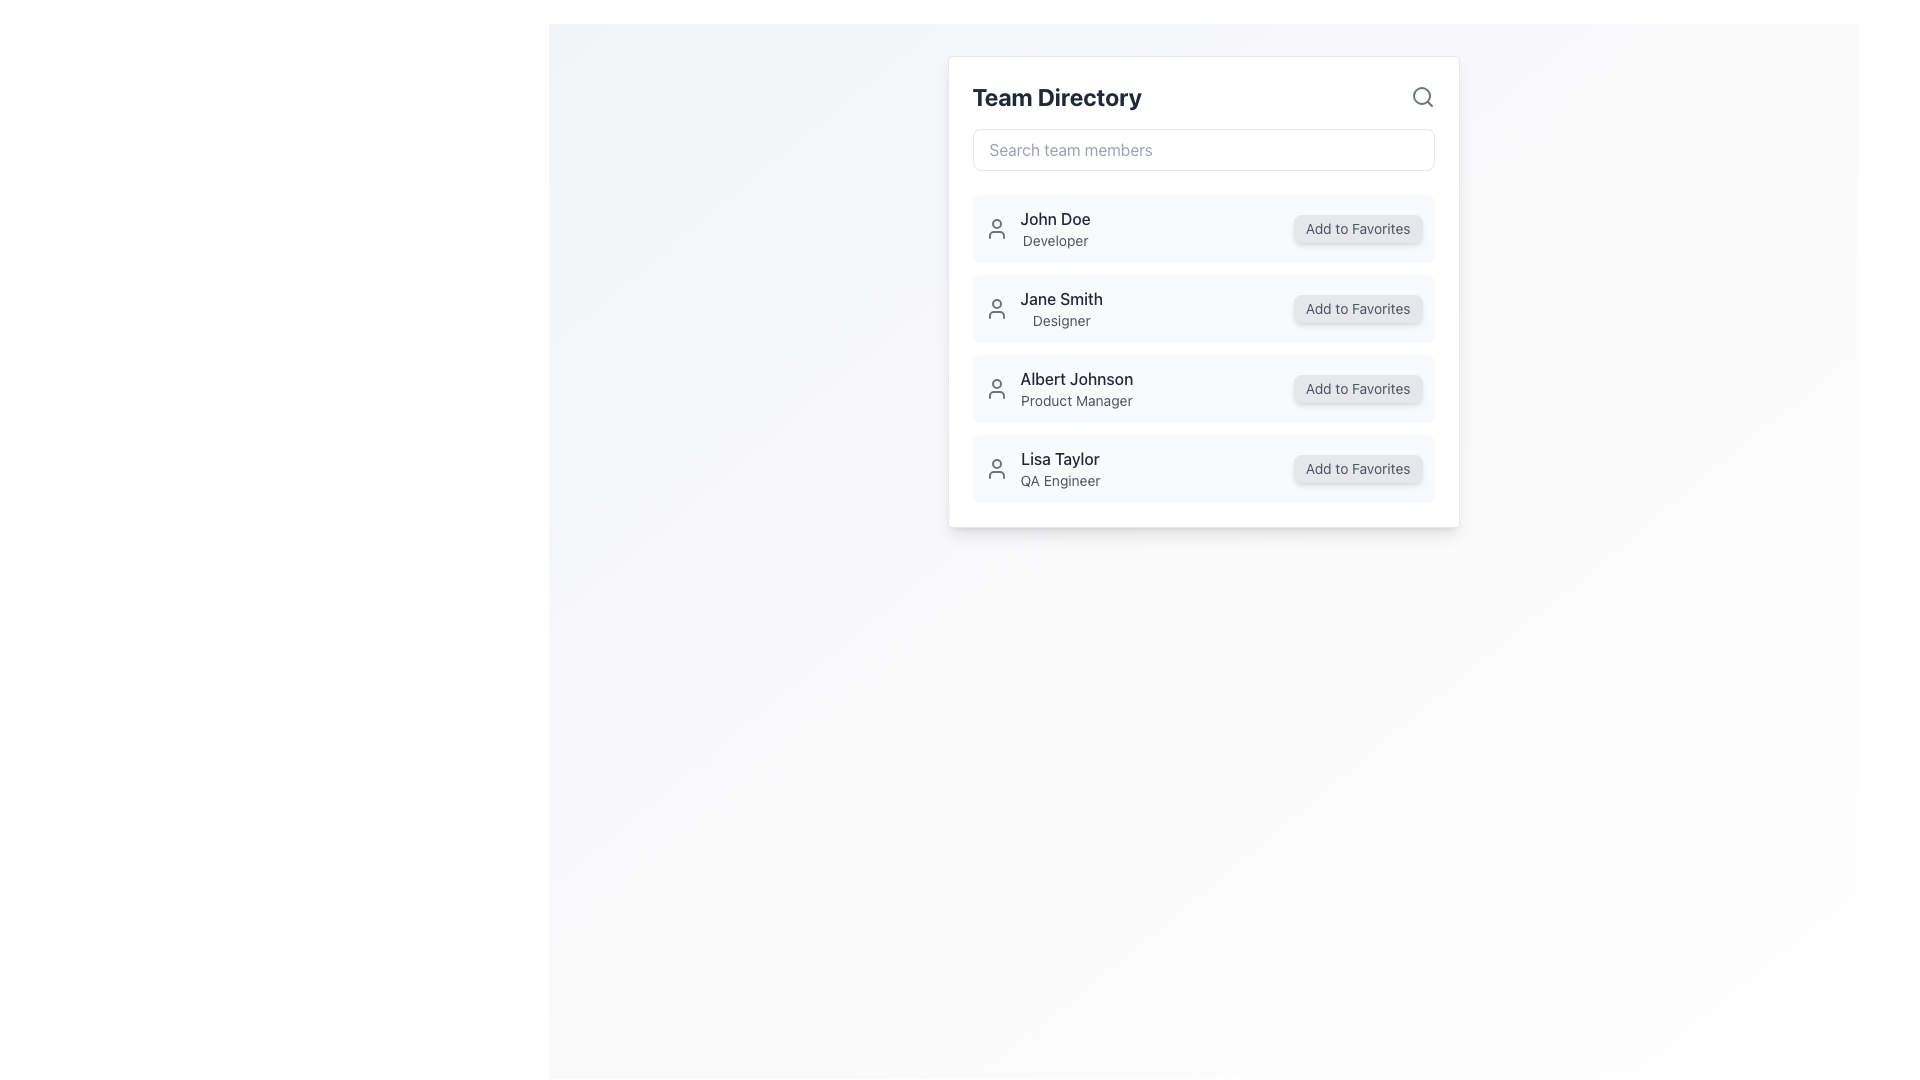 This screenshot has height=1080, width=1920. I want to click on the decorative circle component of the search icon located in the top-right corner of the application header, so click(1420, 96).